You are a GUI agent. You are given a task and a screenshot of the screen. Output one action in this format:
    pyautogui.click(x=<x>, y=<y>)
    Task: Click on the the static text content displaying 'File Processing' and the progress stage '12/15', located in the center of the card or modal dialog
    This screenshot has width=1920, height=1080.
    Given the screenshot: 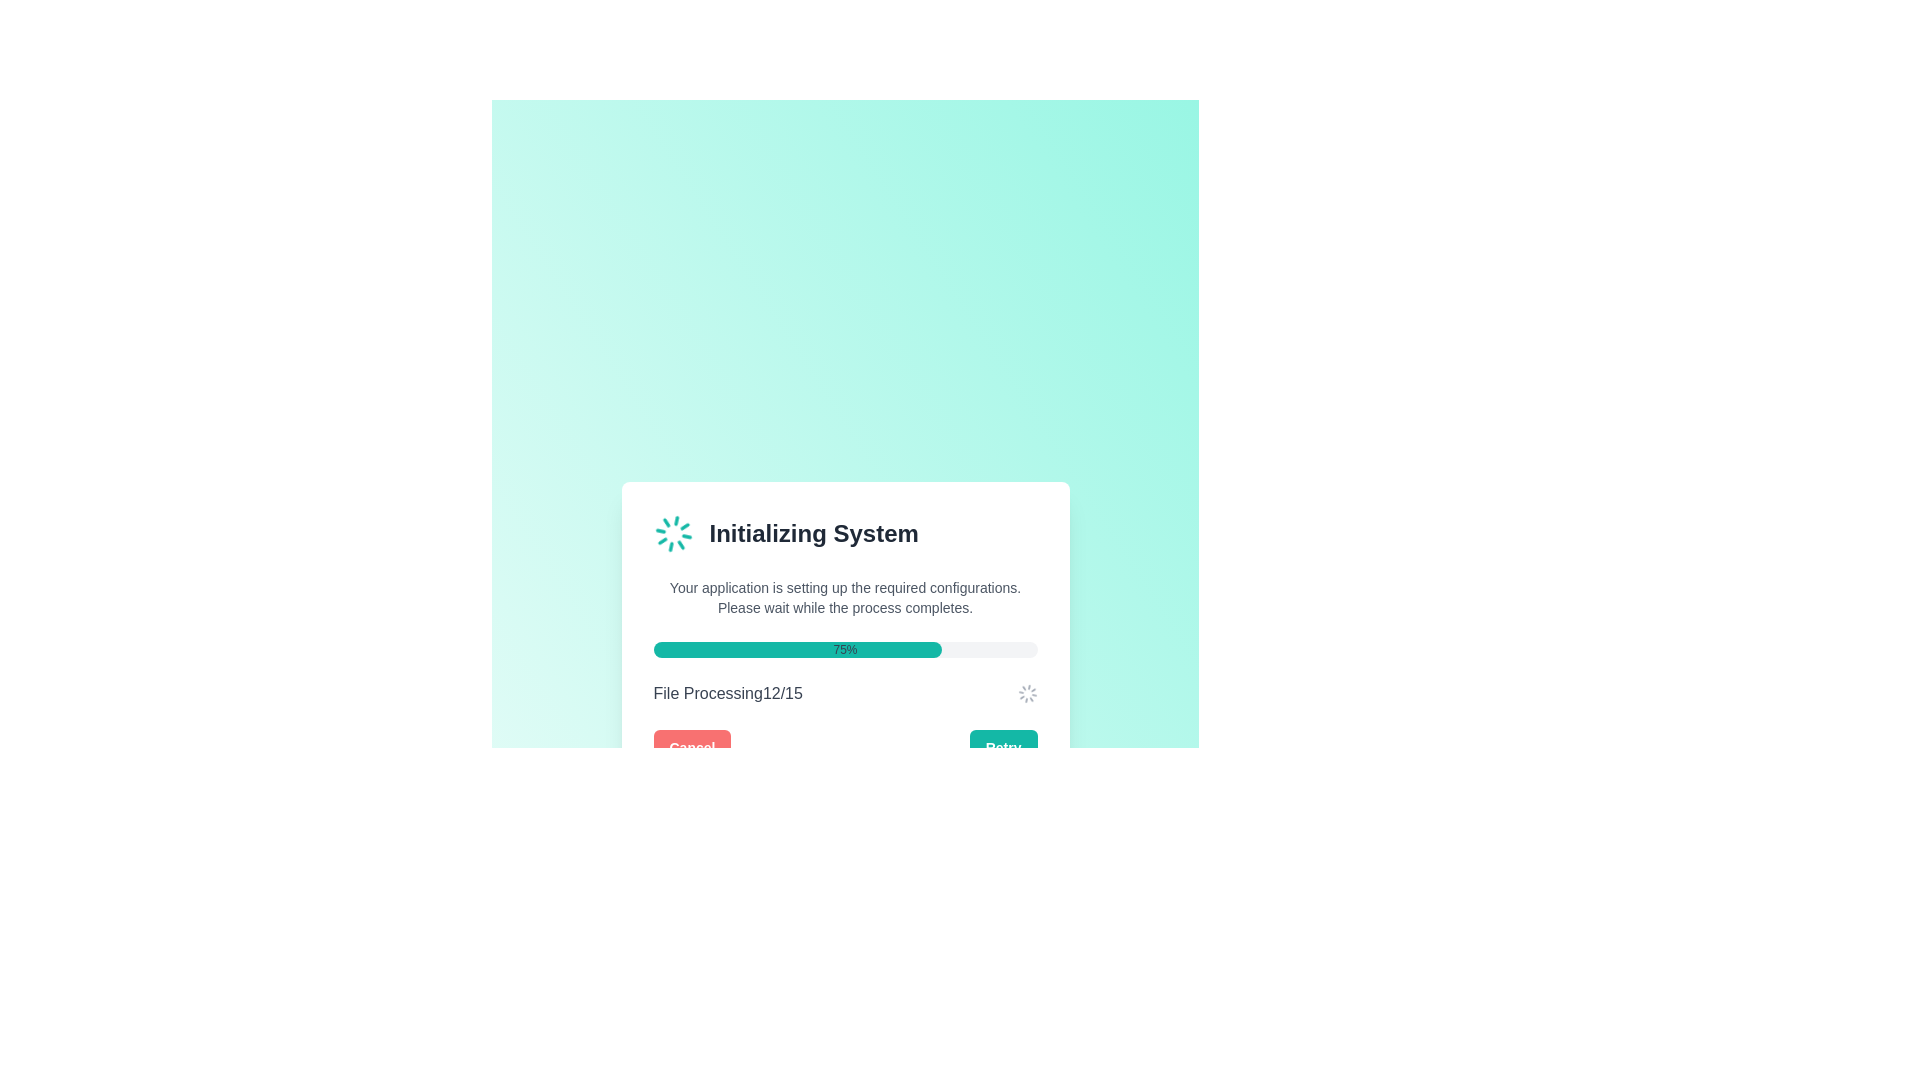 What is the action you would take?
    pyautogui.click(x=727, y=693)
    